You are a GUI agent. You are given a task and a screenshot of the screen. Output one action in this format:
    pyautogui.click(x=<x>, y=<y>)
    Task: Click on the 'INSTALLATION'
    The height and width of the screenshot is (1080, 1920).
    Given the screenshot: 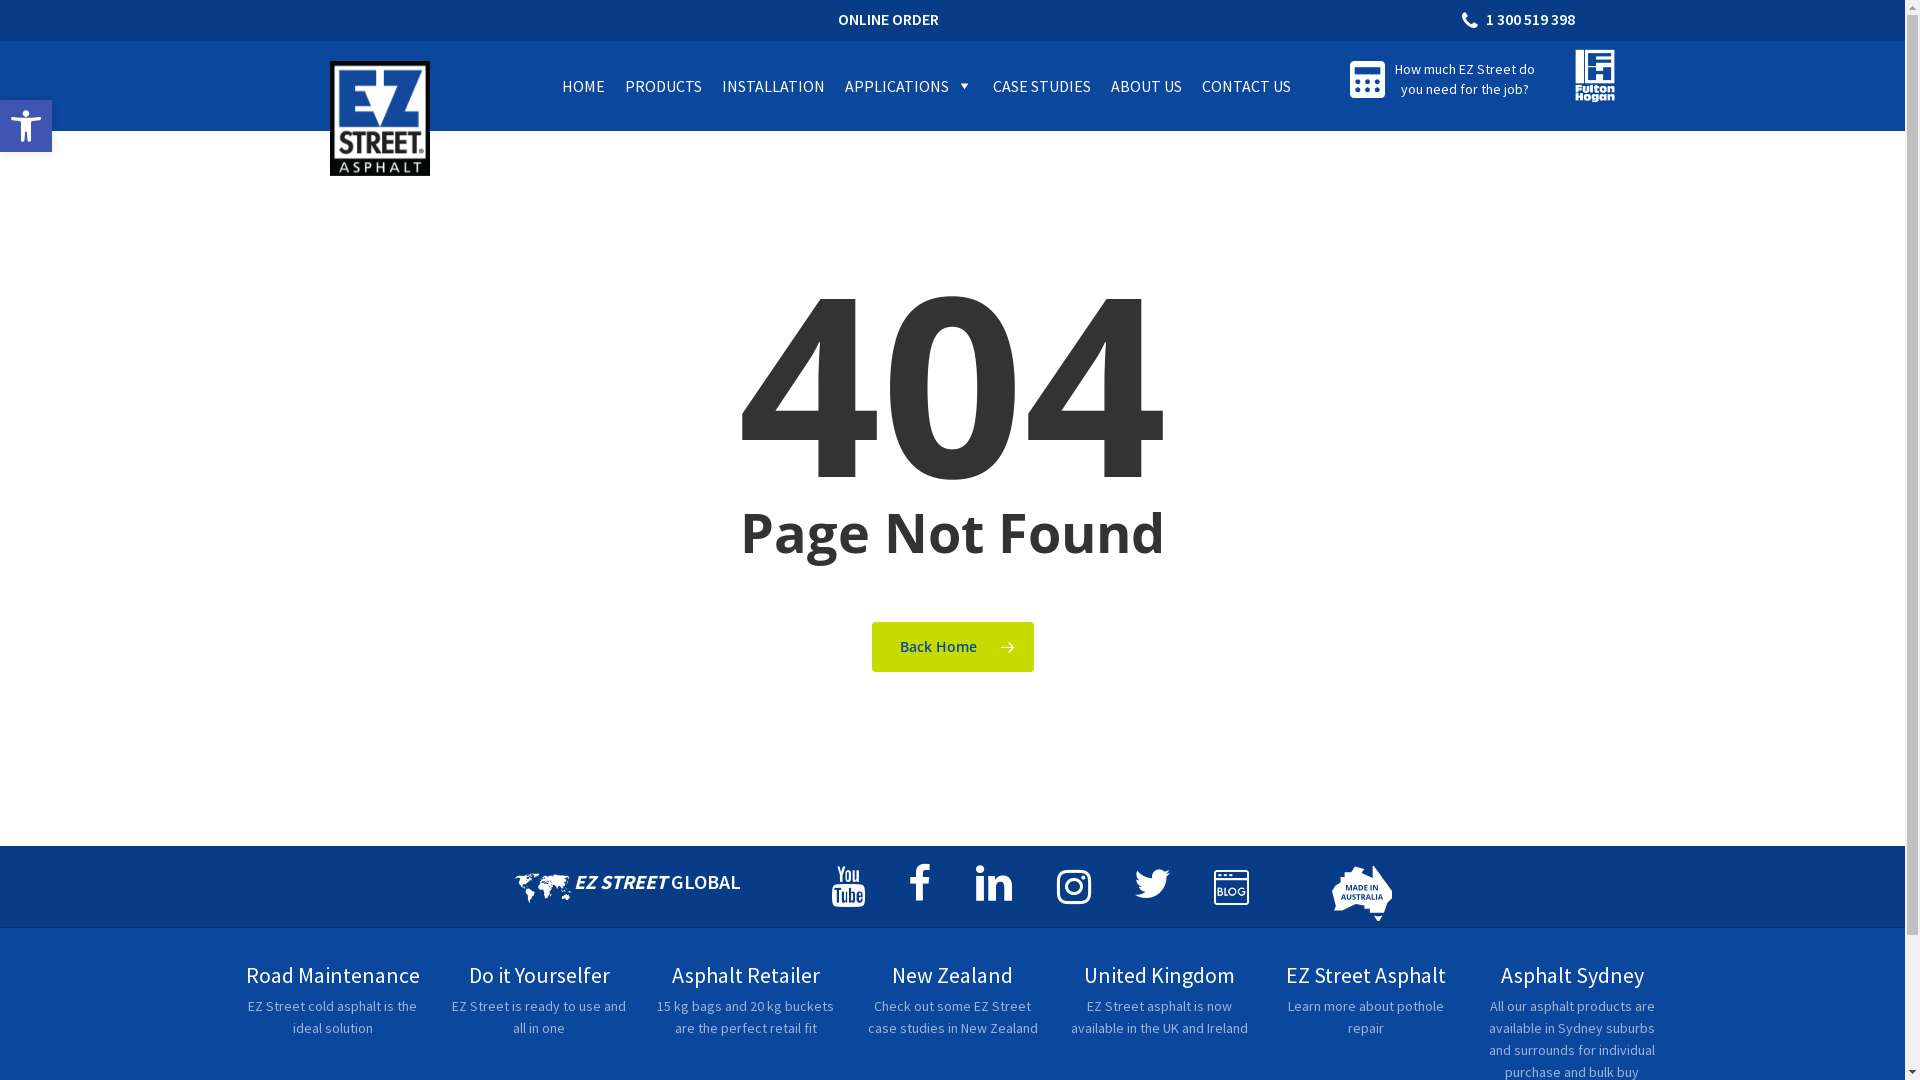 What is the action you would take?
    pyautogui.click(x=772, y=84)
    